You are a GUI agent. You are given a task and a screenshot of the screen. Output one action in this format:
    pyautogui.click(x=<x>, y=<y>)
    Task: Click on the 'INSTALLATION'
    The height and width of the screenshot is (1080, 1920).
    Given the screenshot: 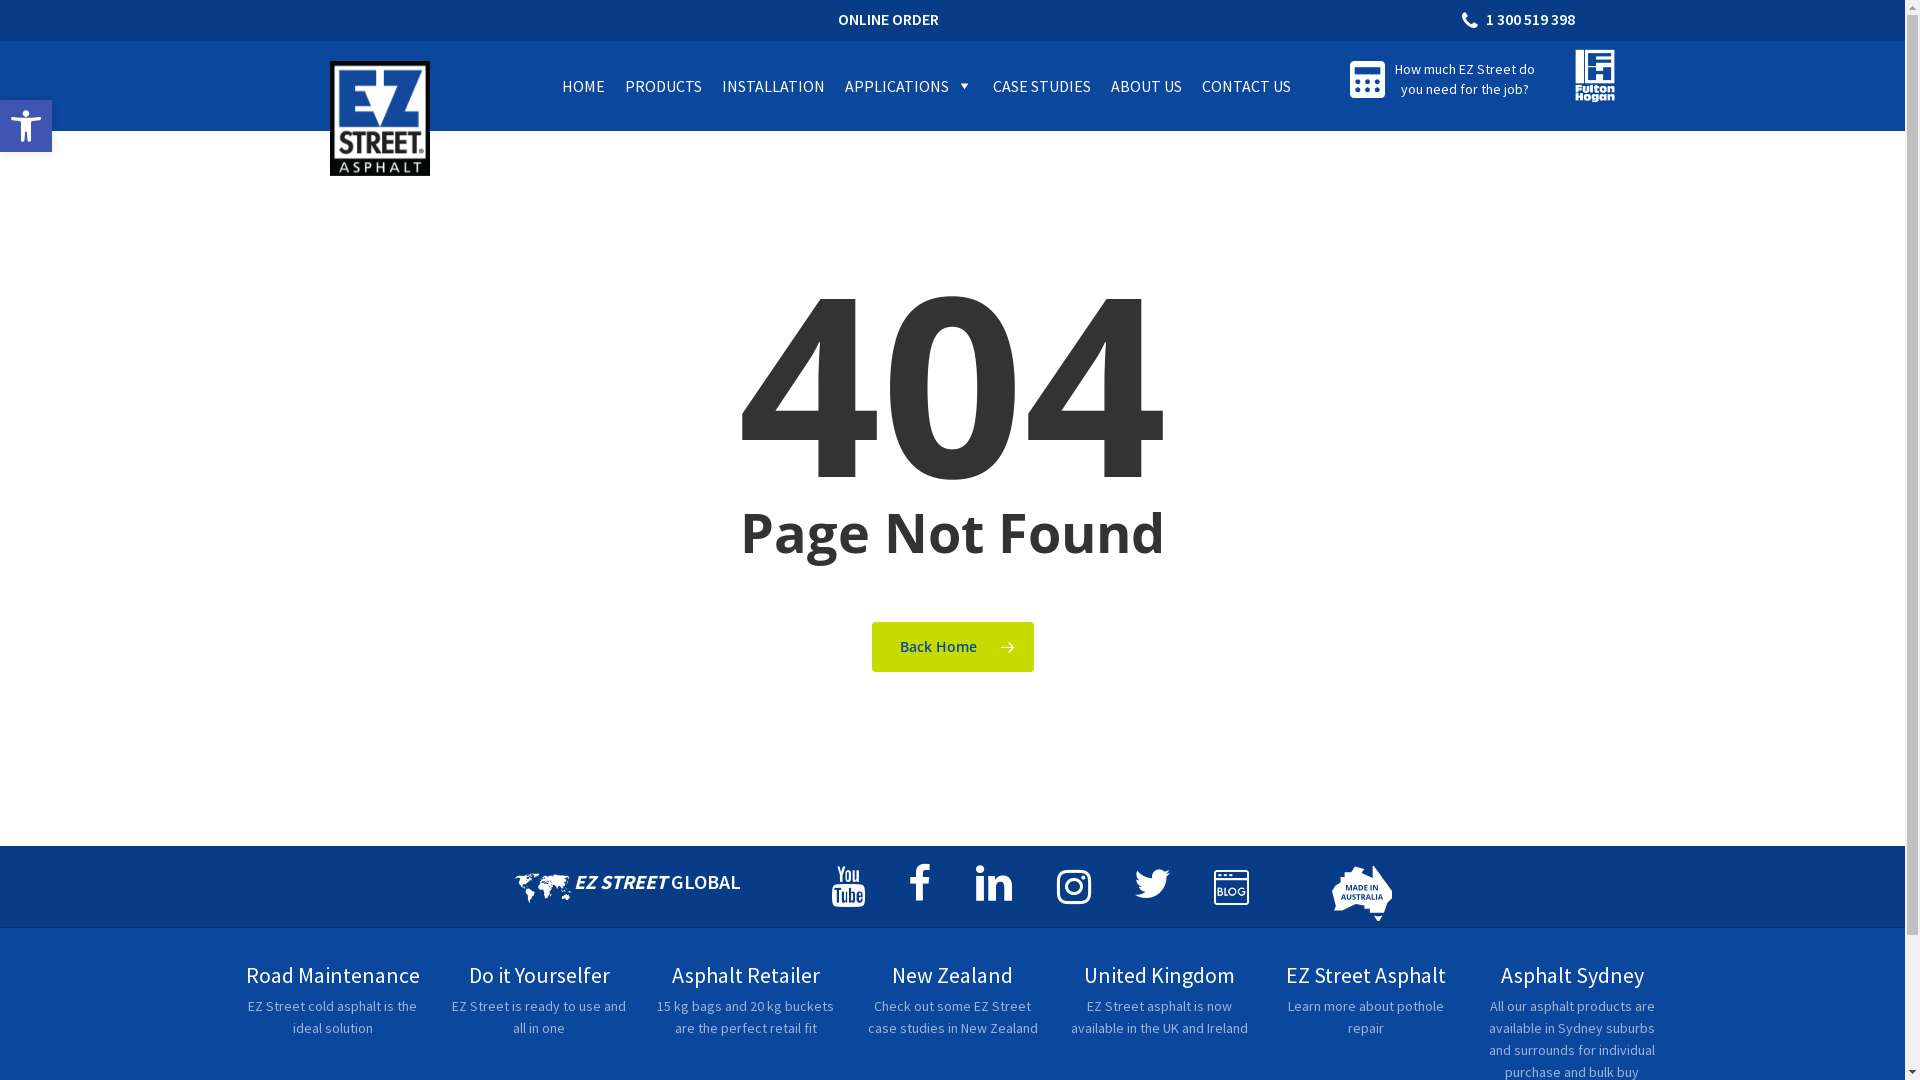 What is the action you would take?
    pyautogui.click(x=772, y=84)
    